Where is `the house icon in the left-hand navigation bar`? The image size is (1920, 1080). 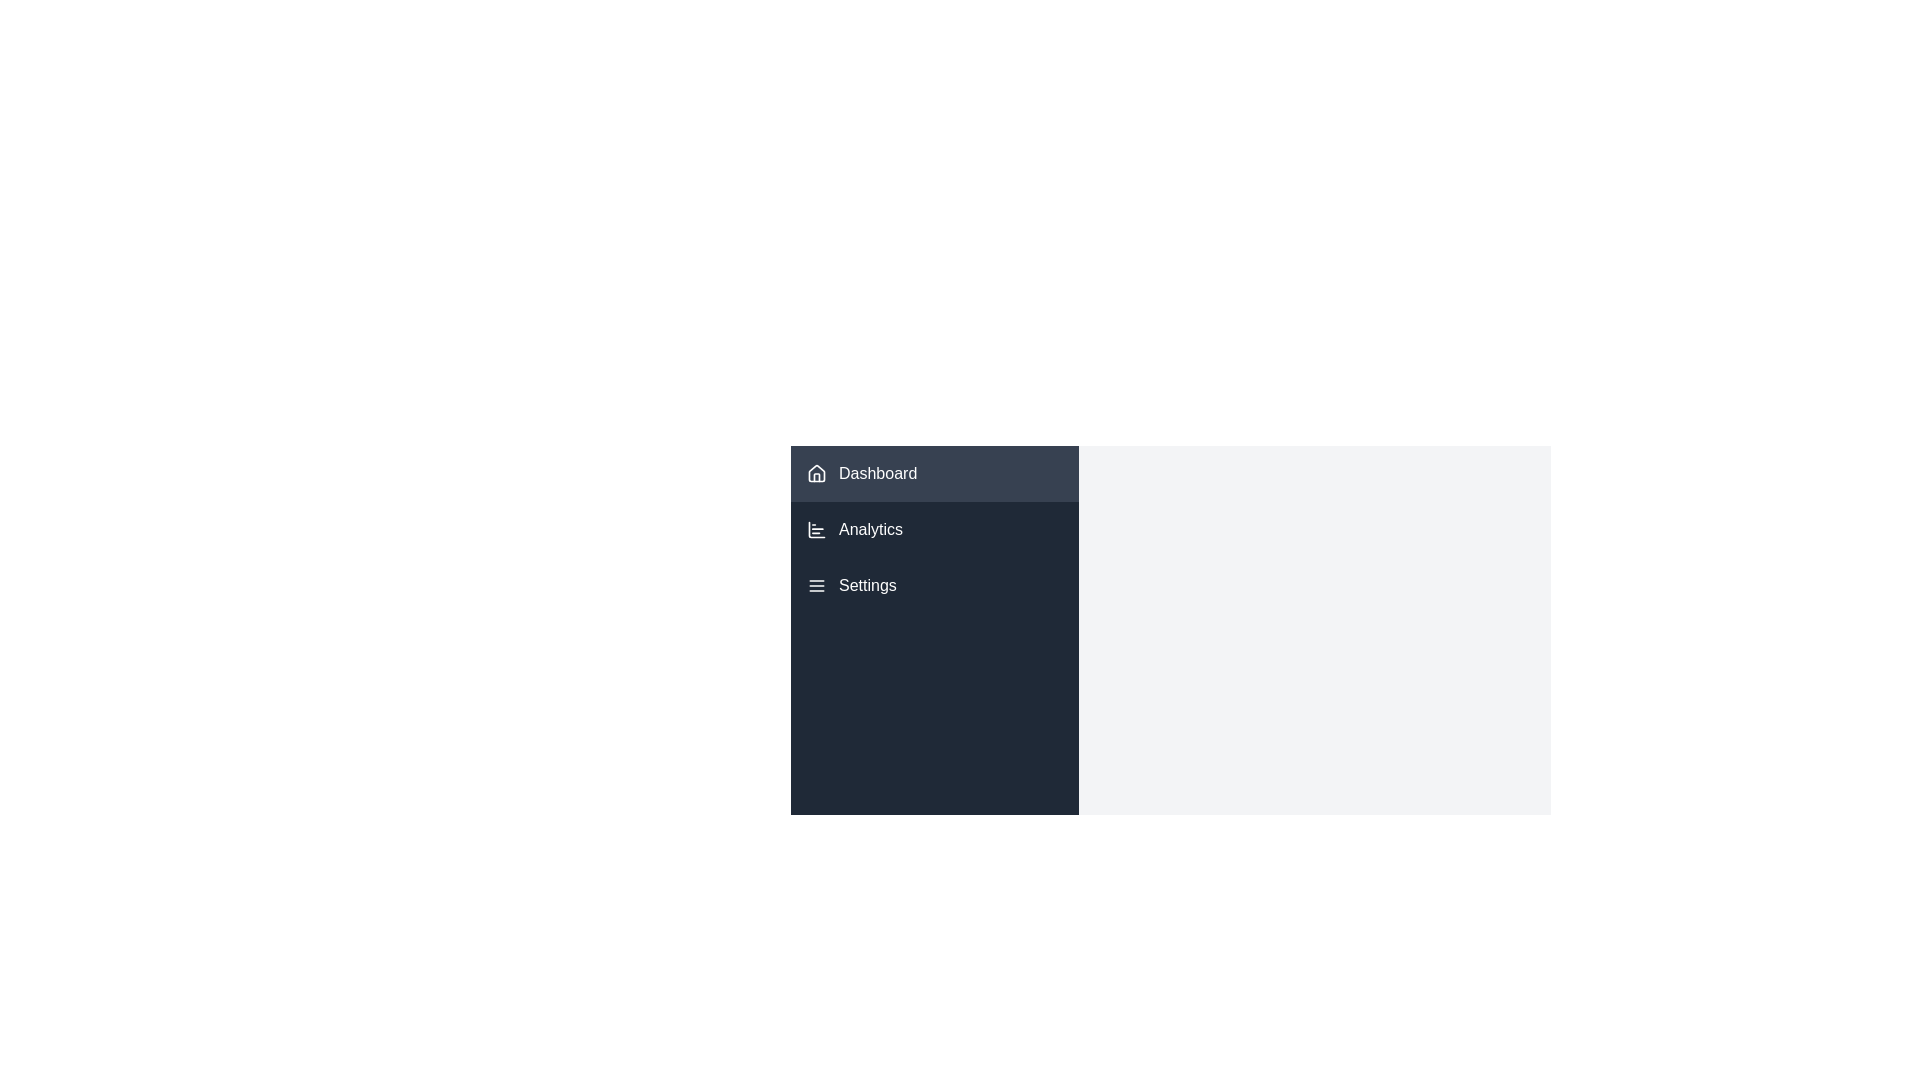 the house icon in the left-hand navigation bar is located at coordinates (816, 473).